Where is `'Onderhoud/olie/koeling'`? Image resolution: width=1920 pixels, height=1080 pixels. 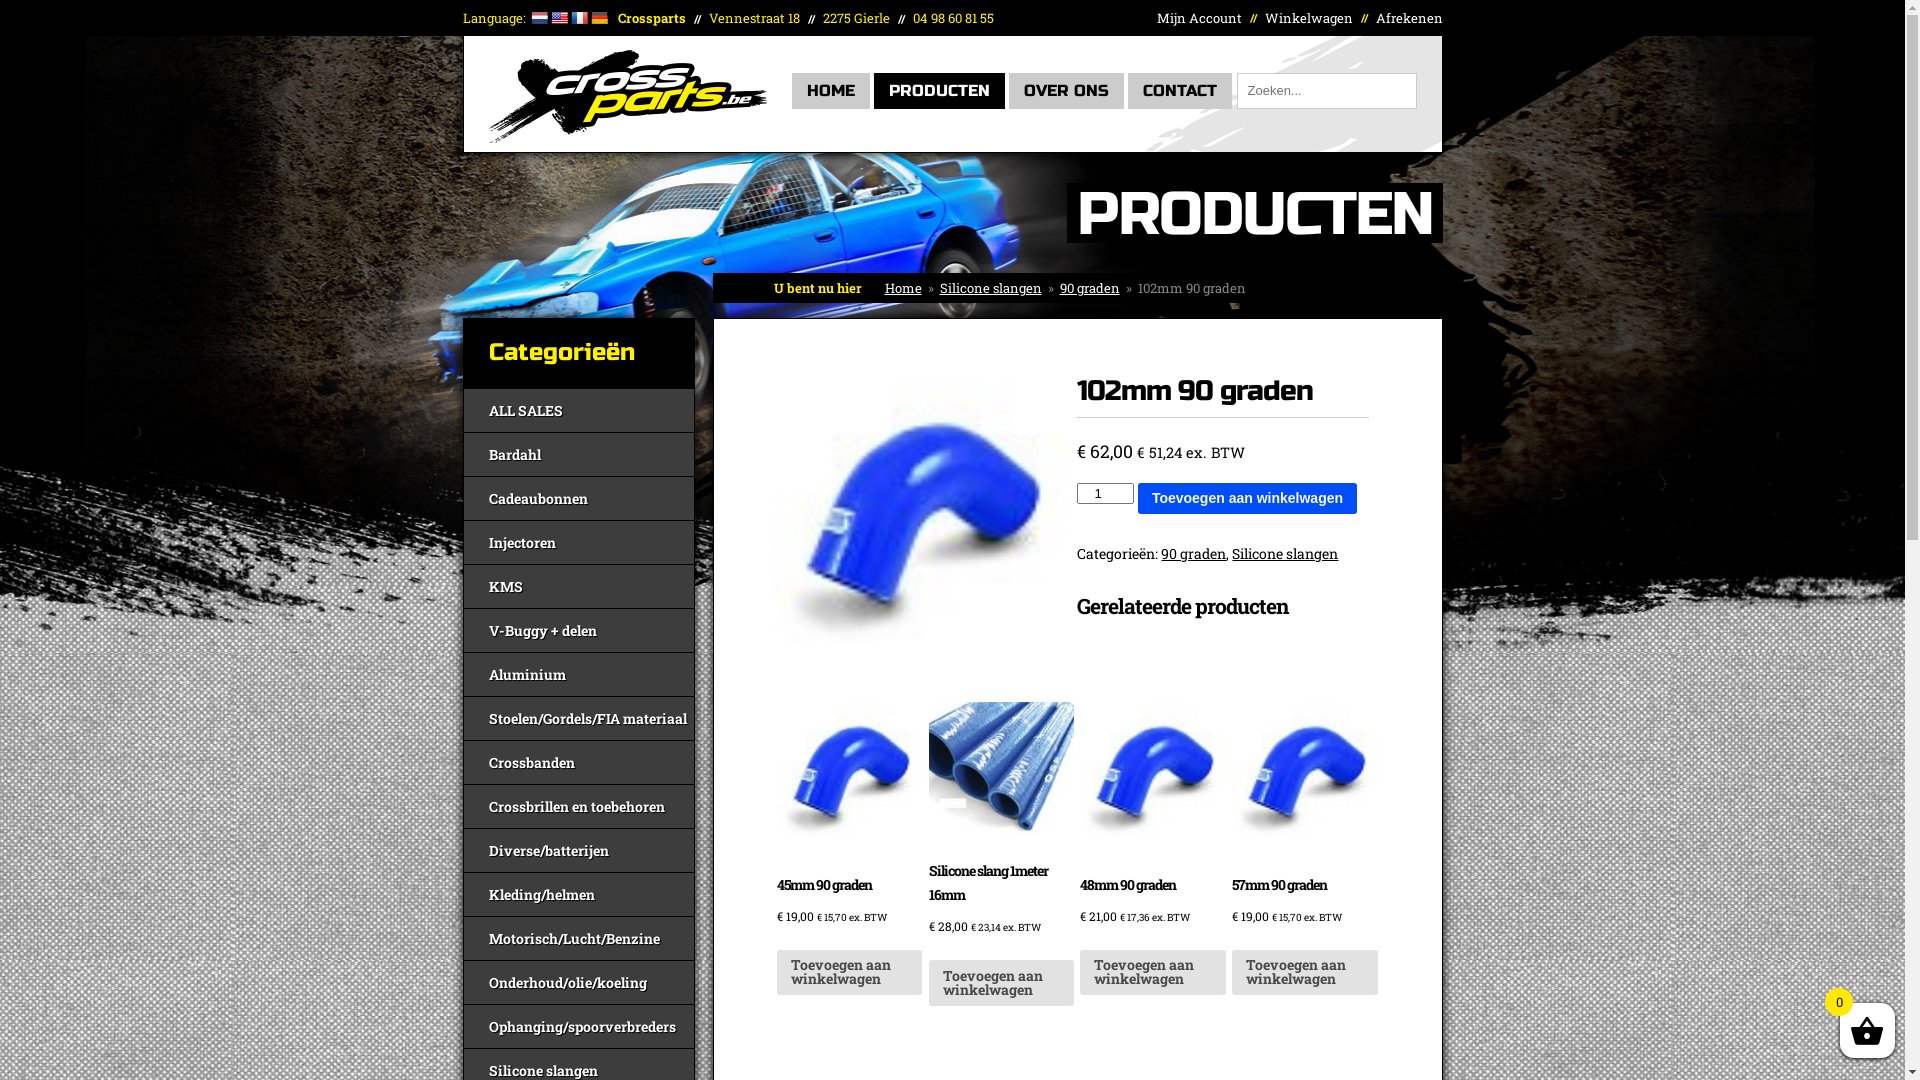
'Onderhoud/olie/koeling' is located at coordinates (578, 981).